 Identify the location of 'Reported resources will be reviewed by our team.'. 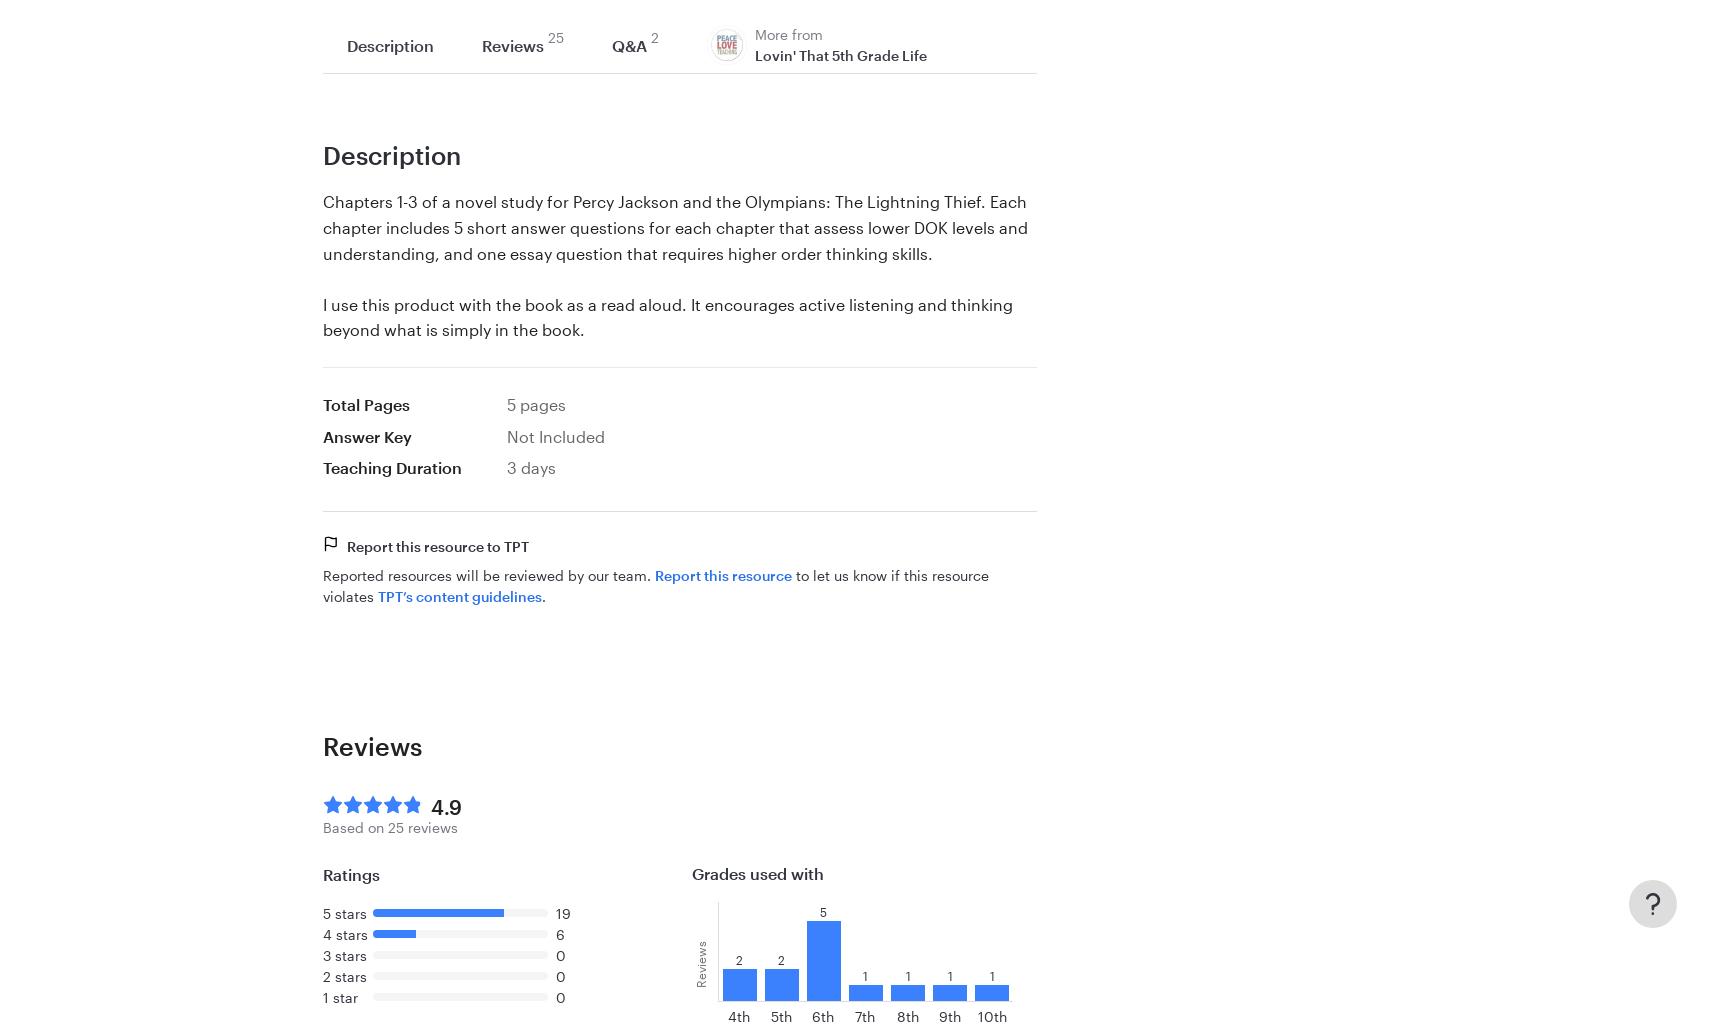
(321, 574).